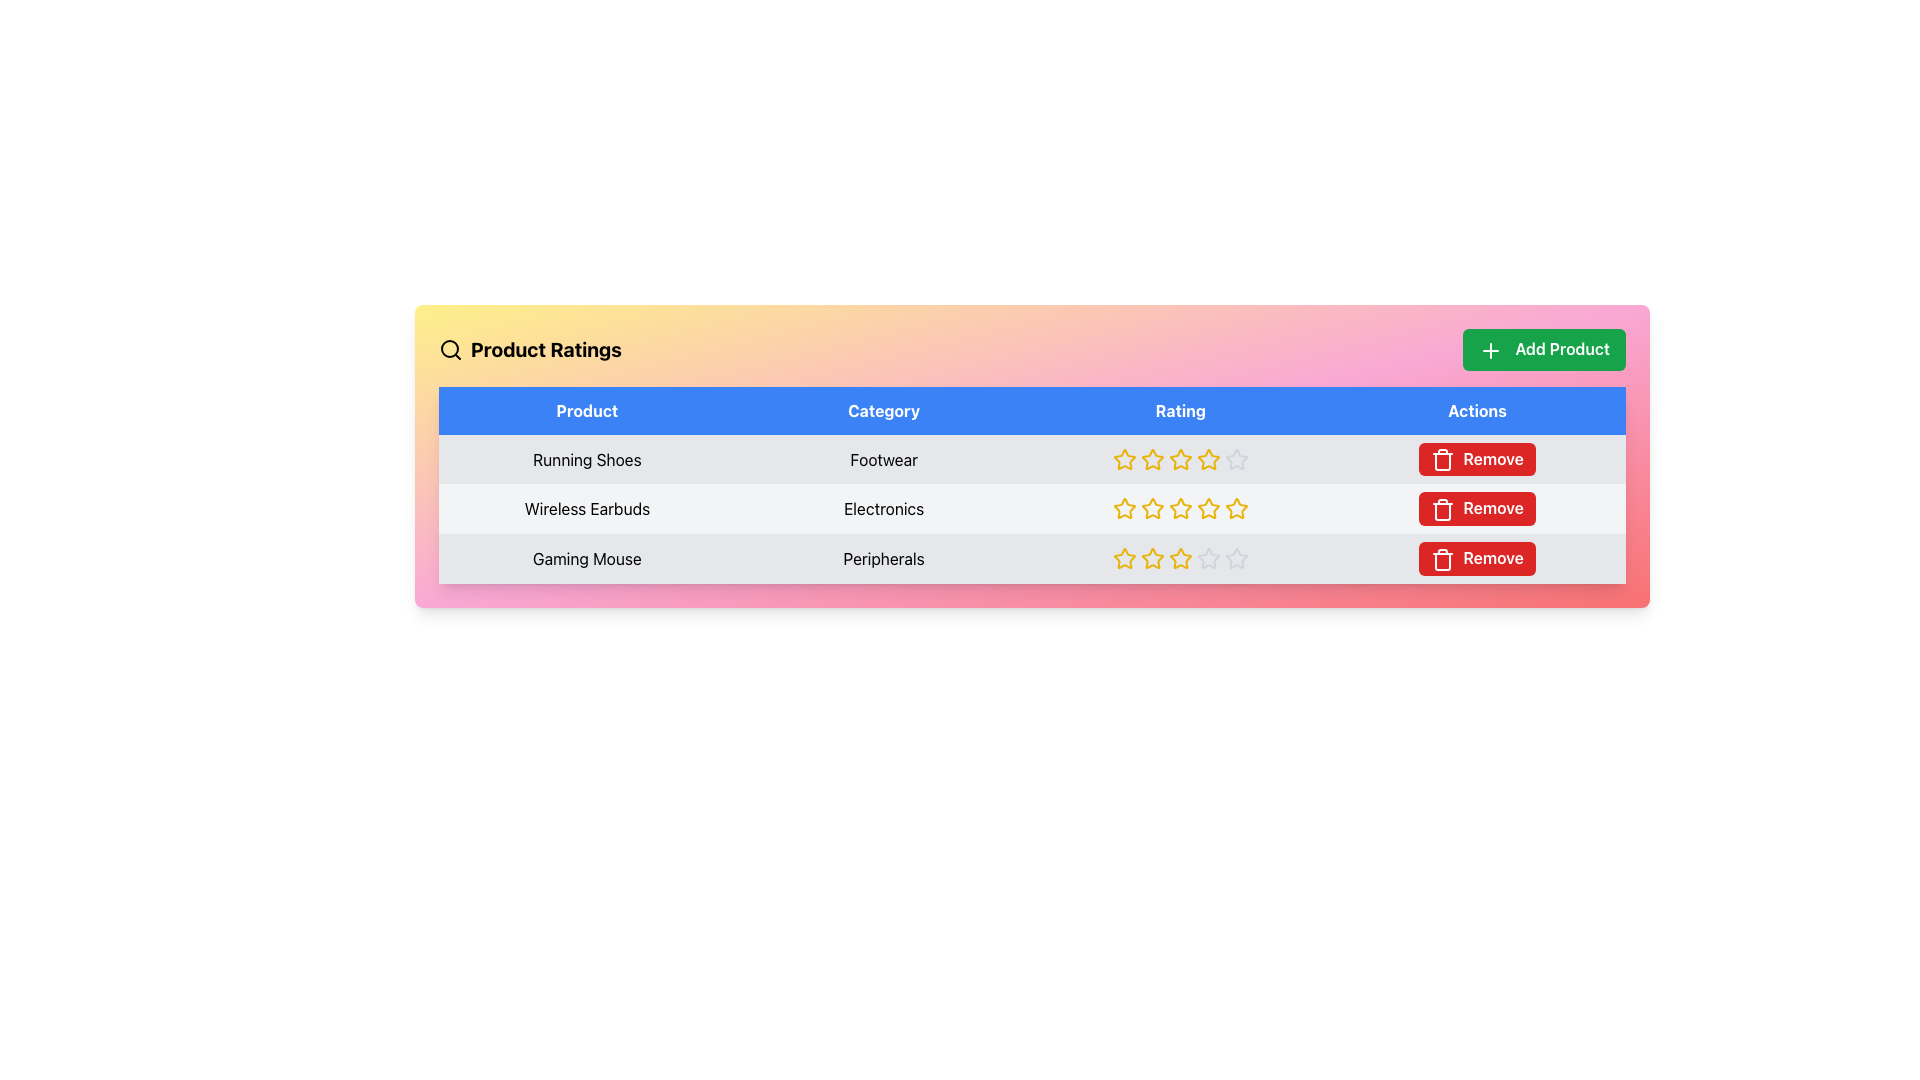 The height and width of the screenshot is (1080, 1920). What do you see at coordinates (1477, 559) in the screenshot?
I see `the 'Remove' button for 'Gaming Mouse' located in the lower right of the interface` at bounding box center [1477, 559].